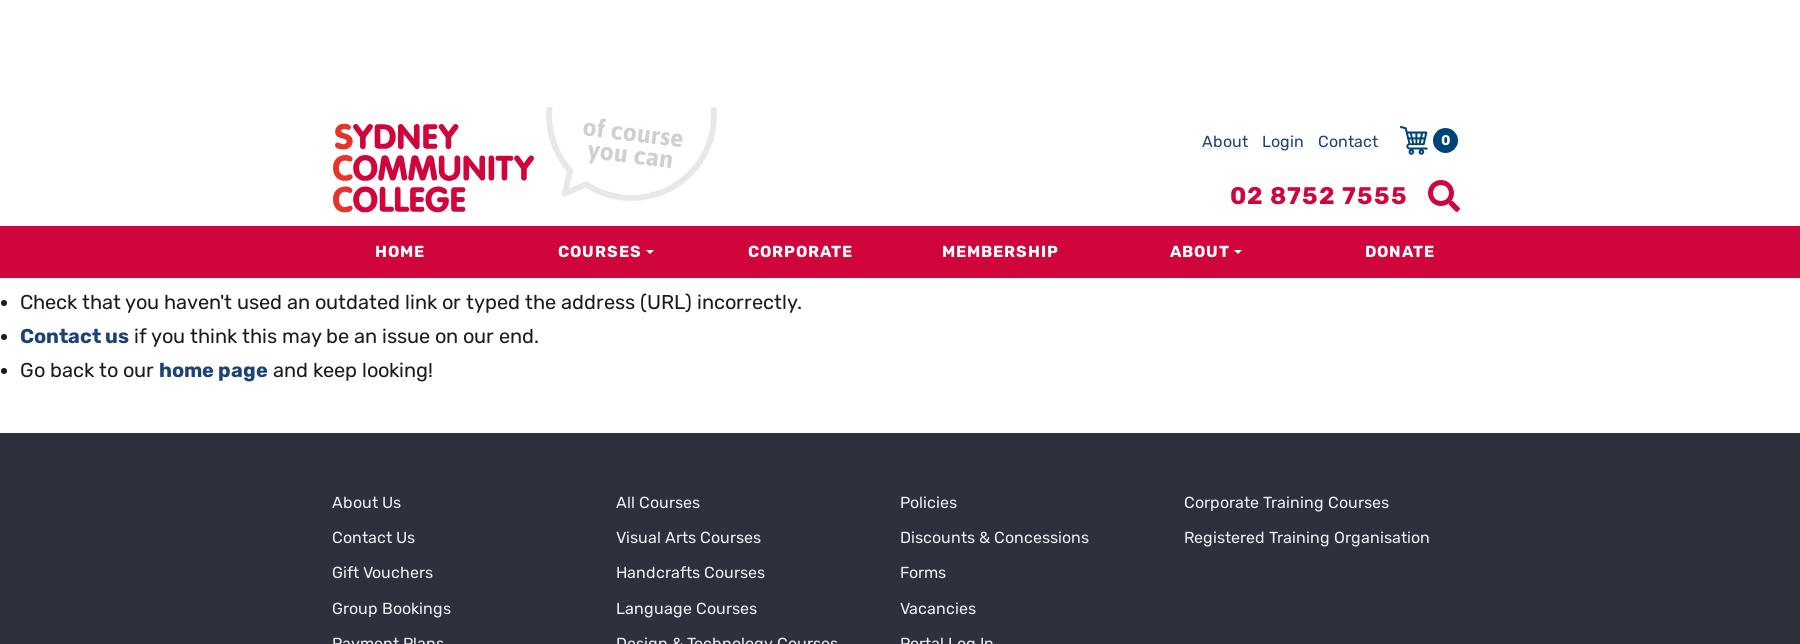 Image resolution: width=1800 pixels, height=644 pixels. What do you see at coordinates (689, 292) in the screenshot?
I see `'Handcrafts Courses'` at bounding box center [689, 292].